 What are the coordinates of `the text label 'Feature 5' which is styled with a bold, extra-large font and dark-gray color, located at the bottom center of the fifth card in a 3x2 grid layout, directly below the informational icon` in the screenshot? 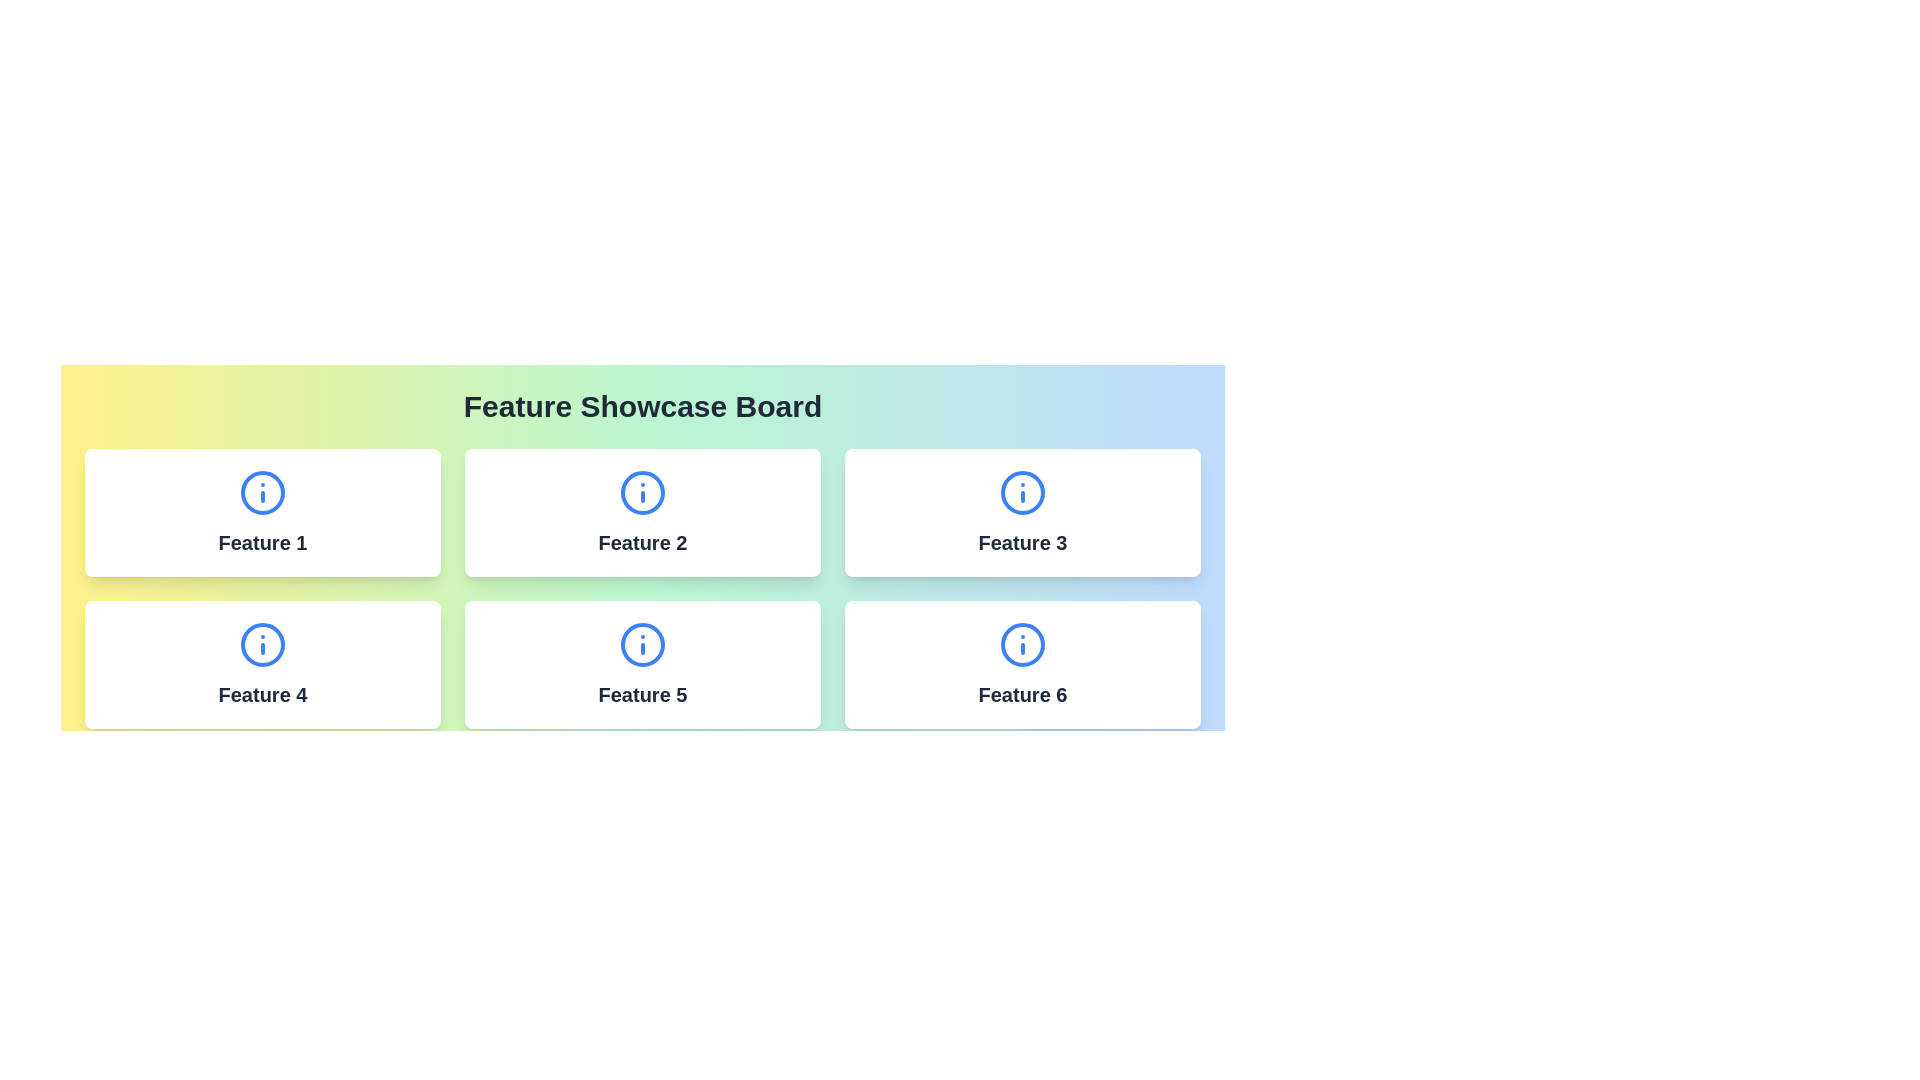 It's located at (643, 693).